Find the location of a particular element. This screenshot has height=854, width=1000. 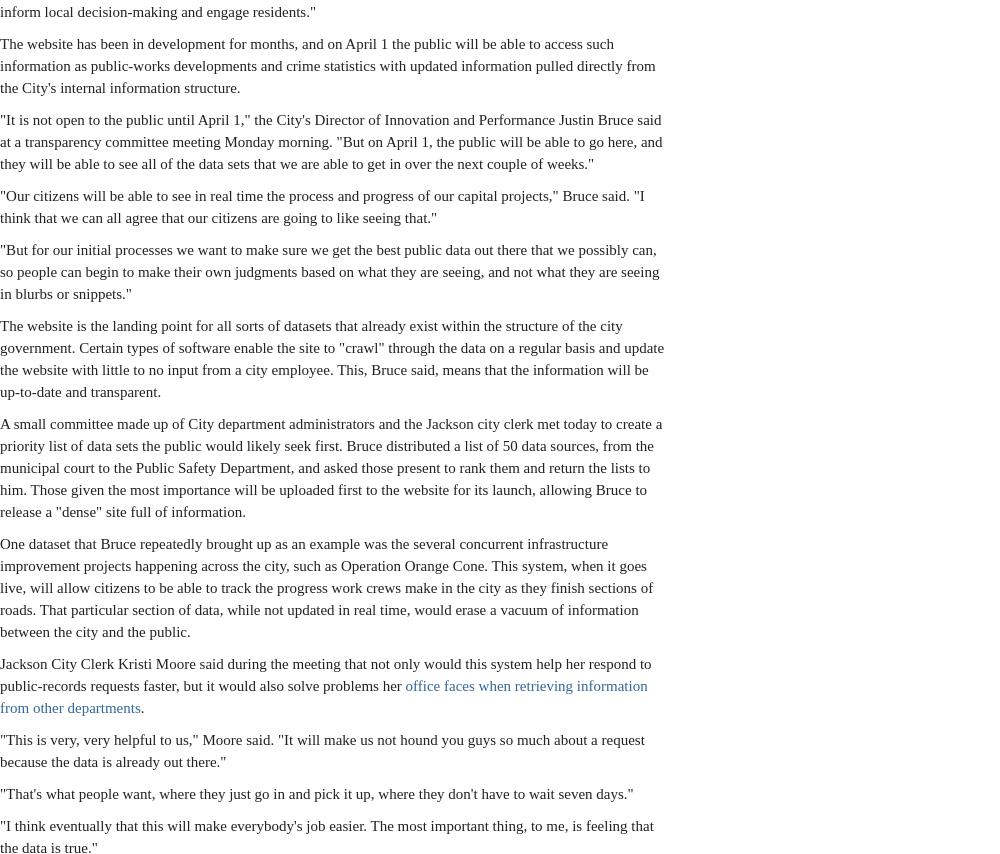

'"It is not open to the public until April 1," the City's Director of Innovation and Performance Justin Bruce said at a transparency committee meeting Monday morning. "But on April 1, the public will be able to go here, and they will be able to see all of the data sets that we are able to get in over the next couple of weeks."' is located at coordinates (330, 141).